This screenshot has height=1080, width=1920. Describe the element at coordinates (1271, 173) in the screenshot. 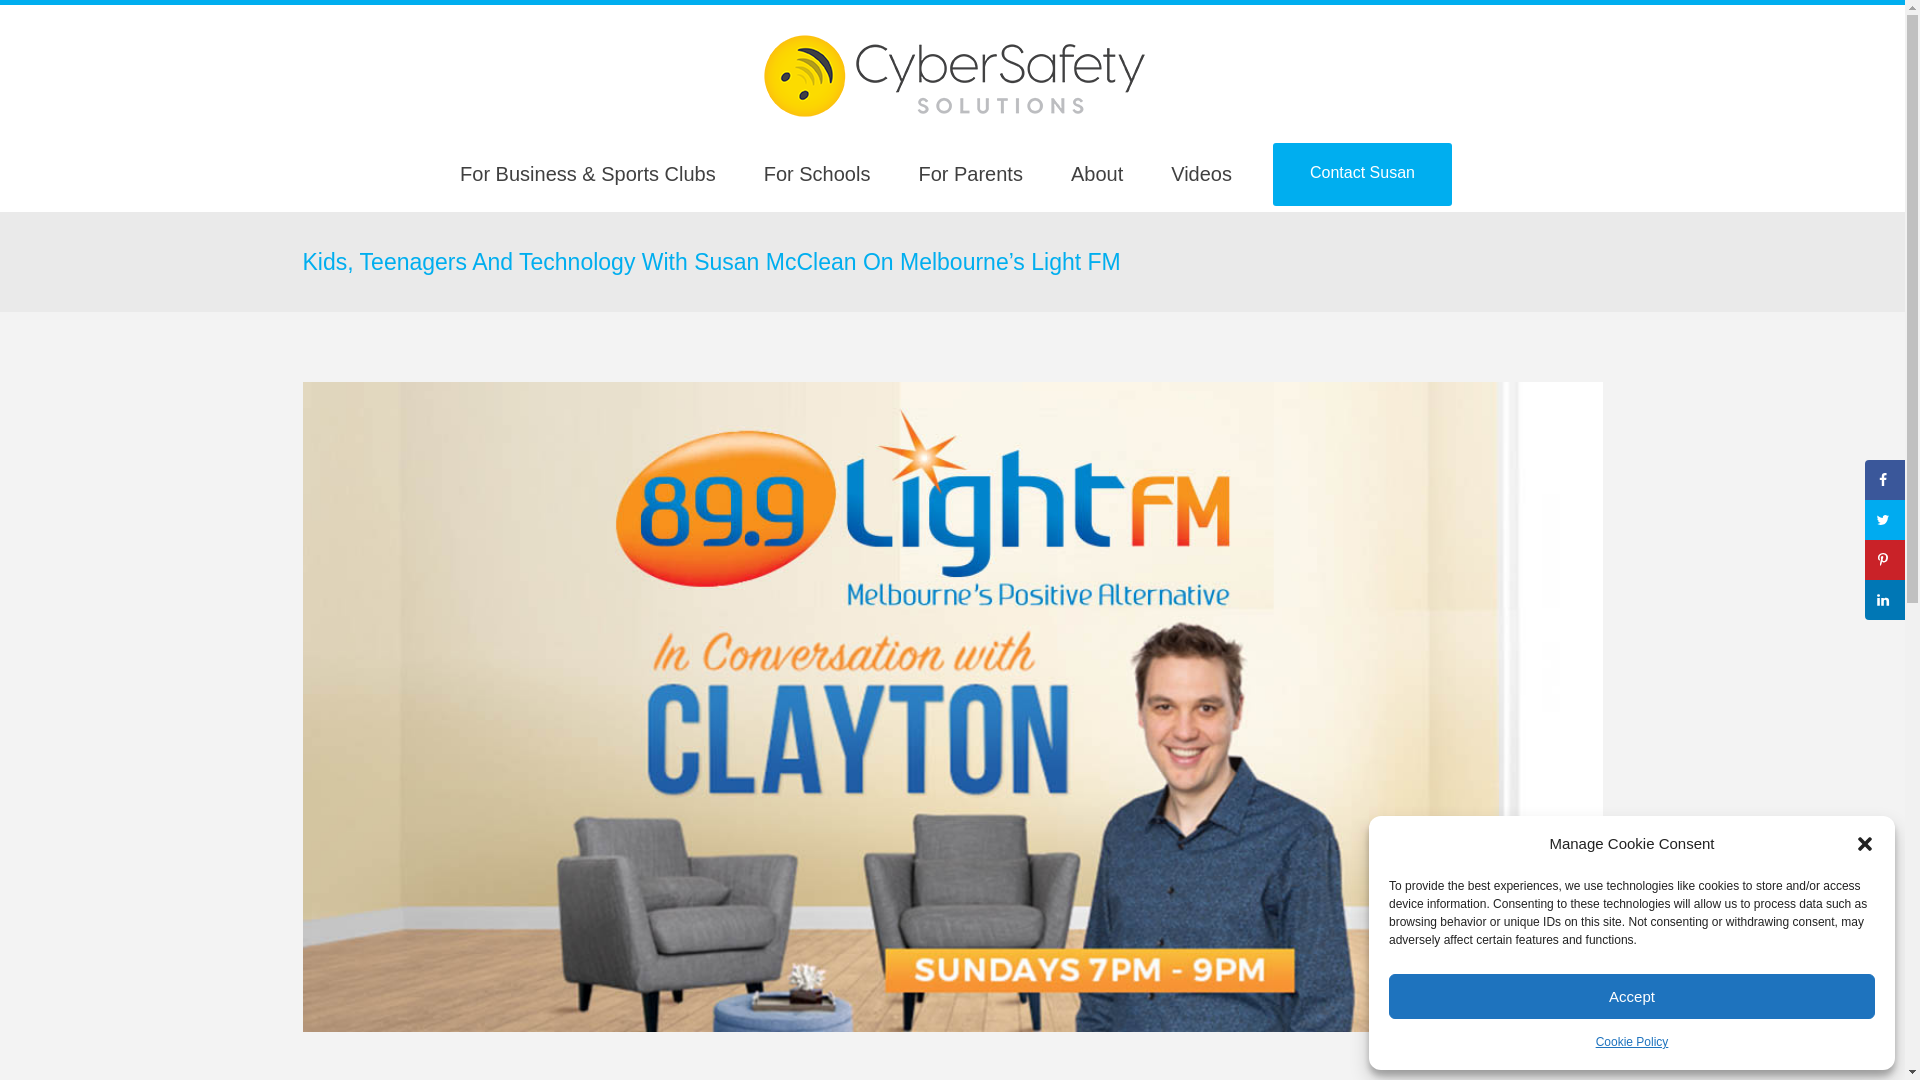

I see `'Contact Susan'` at that location.